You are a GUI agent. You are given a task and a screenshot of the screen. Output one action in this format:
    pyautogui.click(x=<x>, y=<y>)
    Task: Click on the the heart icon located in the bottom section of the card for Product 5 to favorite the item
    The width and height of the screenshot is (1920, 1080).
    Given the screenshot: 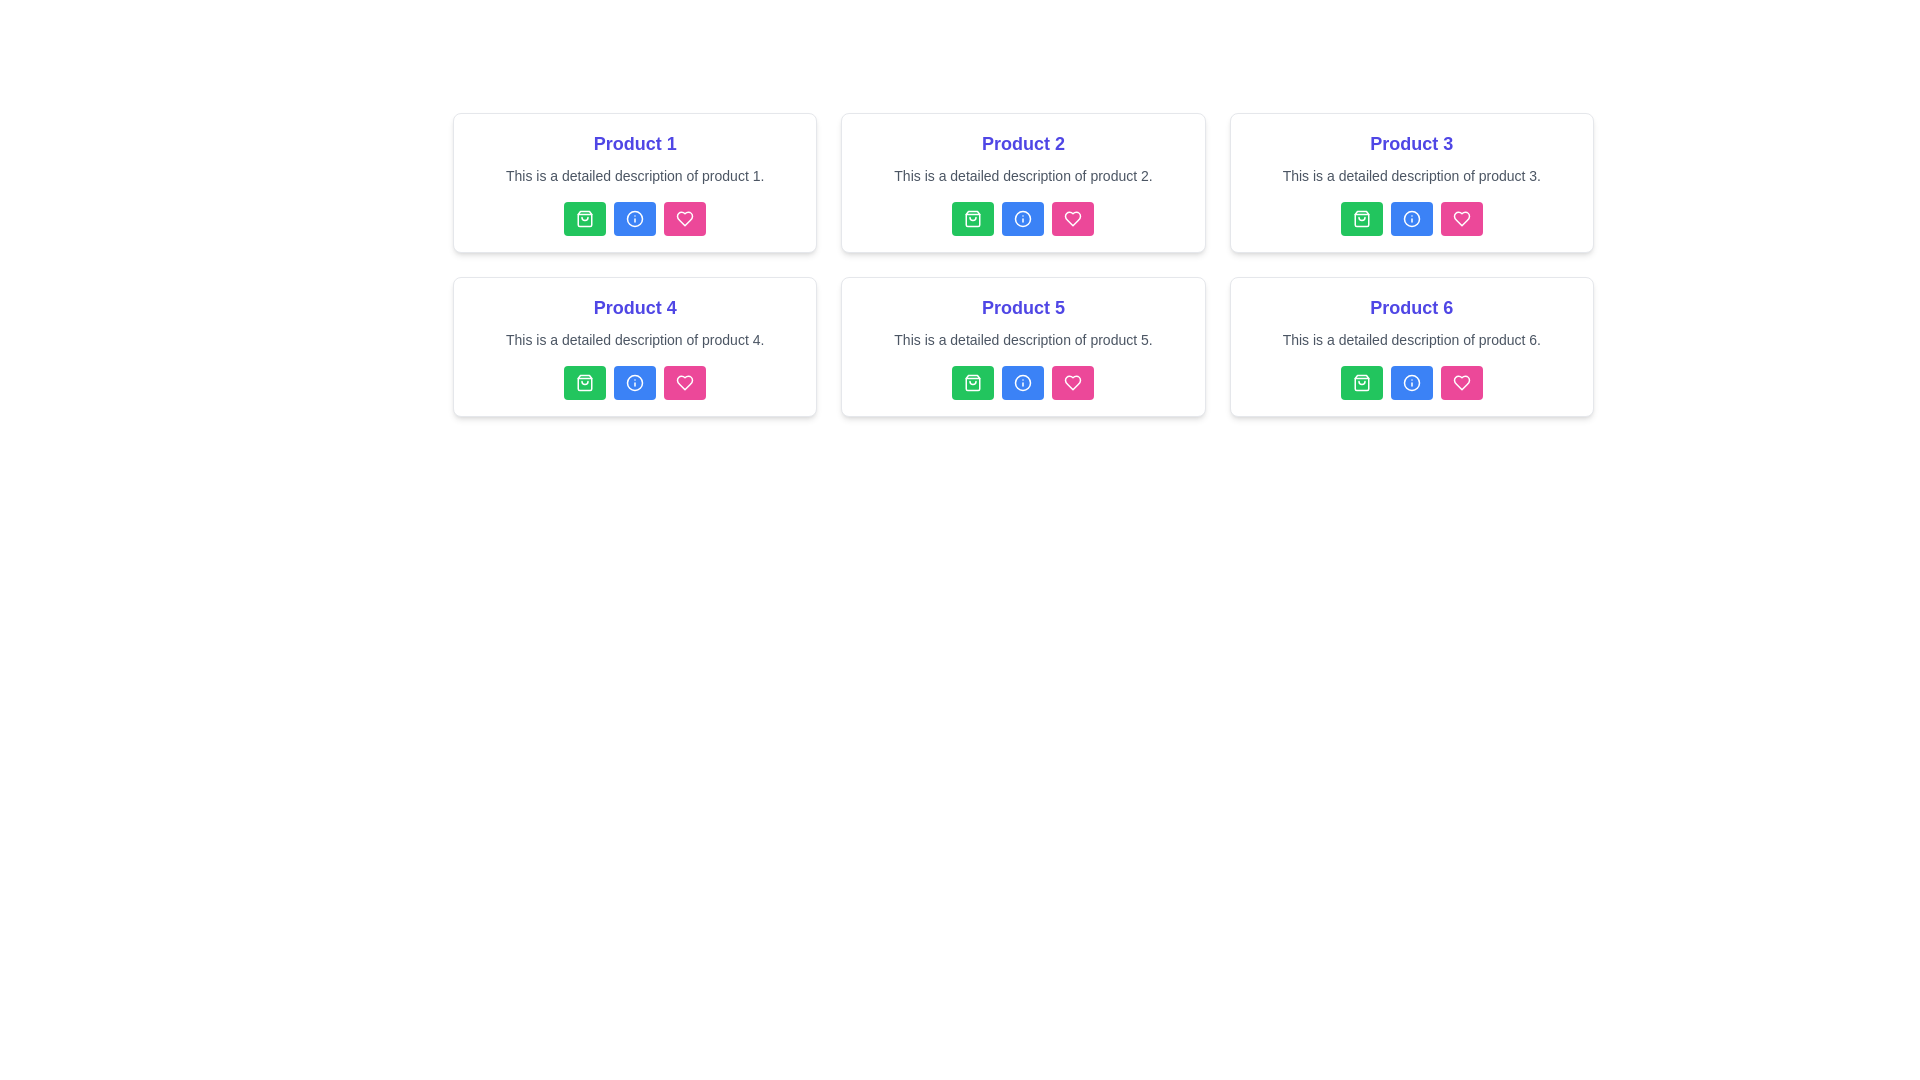 What is the action you would take?
    pyautogui.click(x=1072, y=382)
    